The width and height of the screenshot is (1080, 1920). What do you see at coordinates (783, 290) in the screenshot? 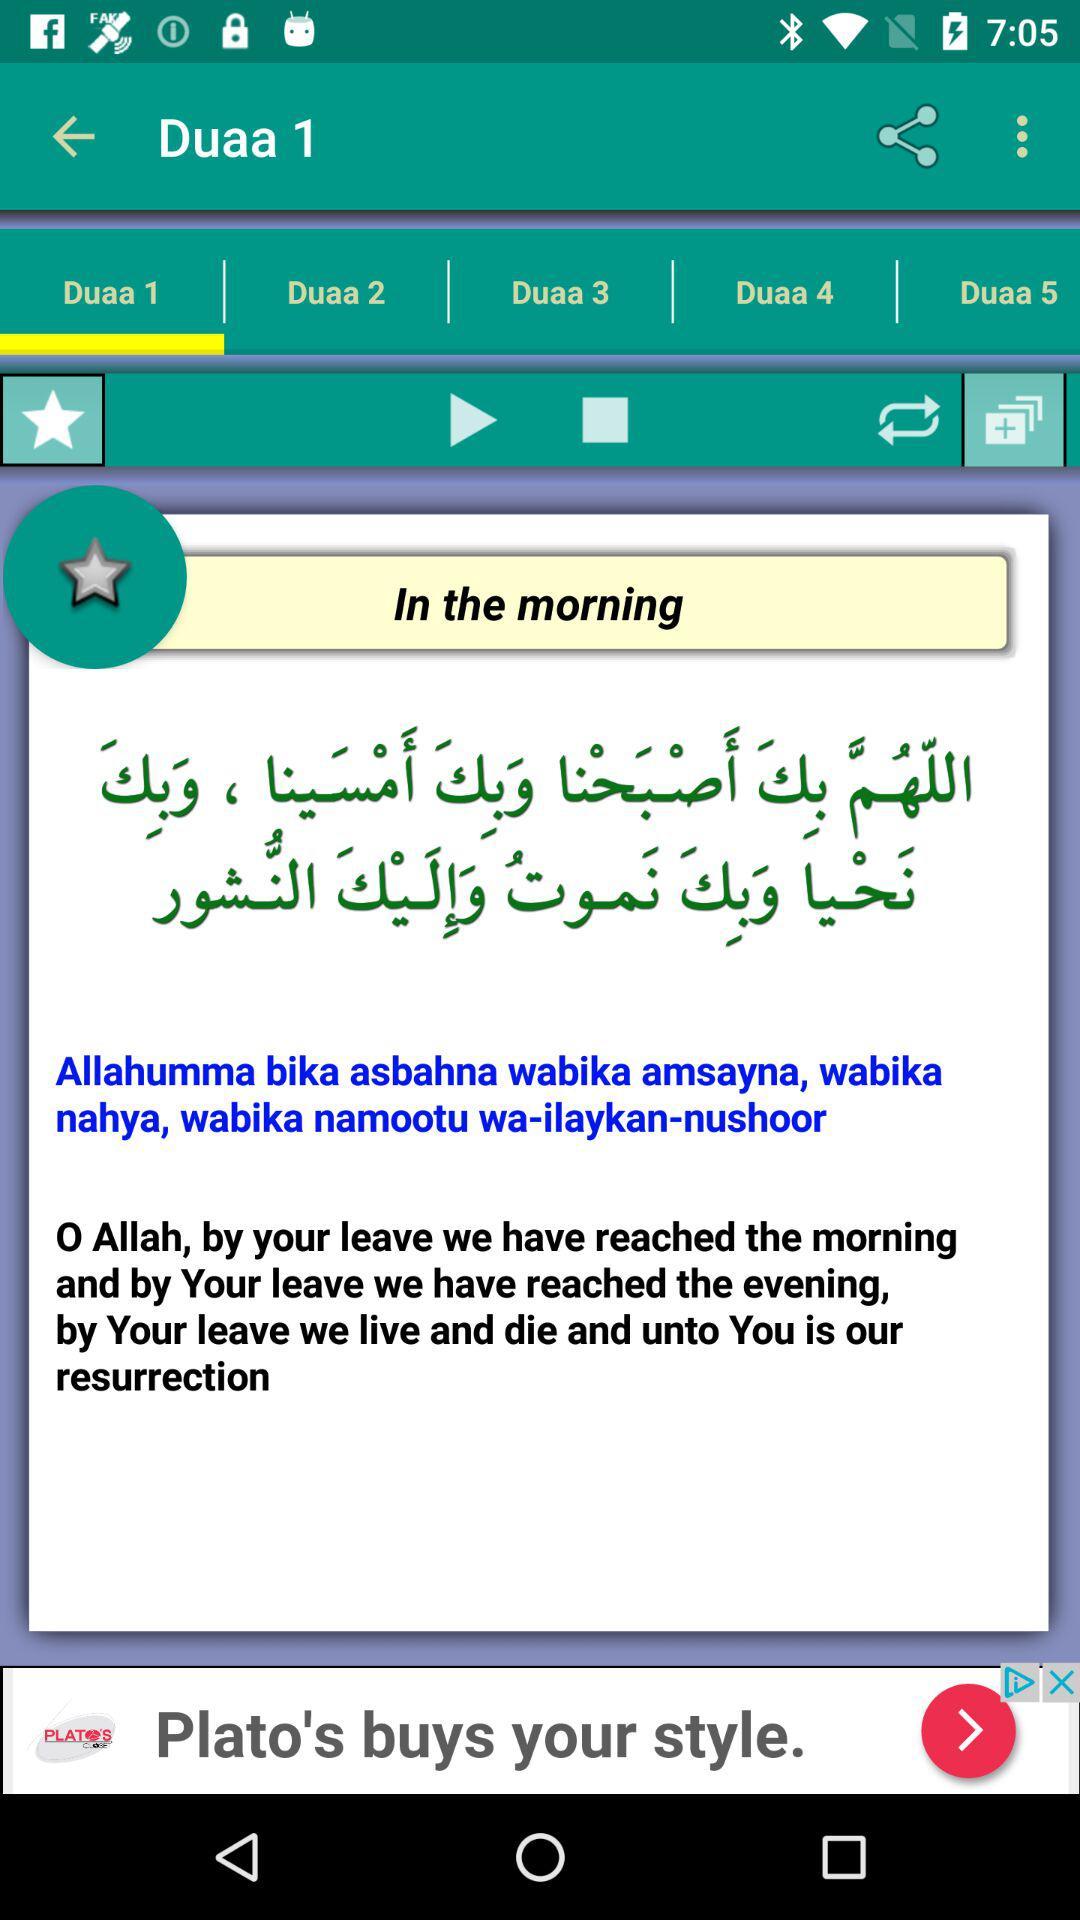
I see `duaa 4 item` at bounding box center [783, 290].